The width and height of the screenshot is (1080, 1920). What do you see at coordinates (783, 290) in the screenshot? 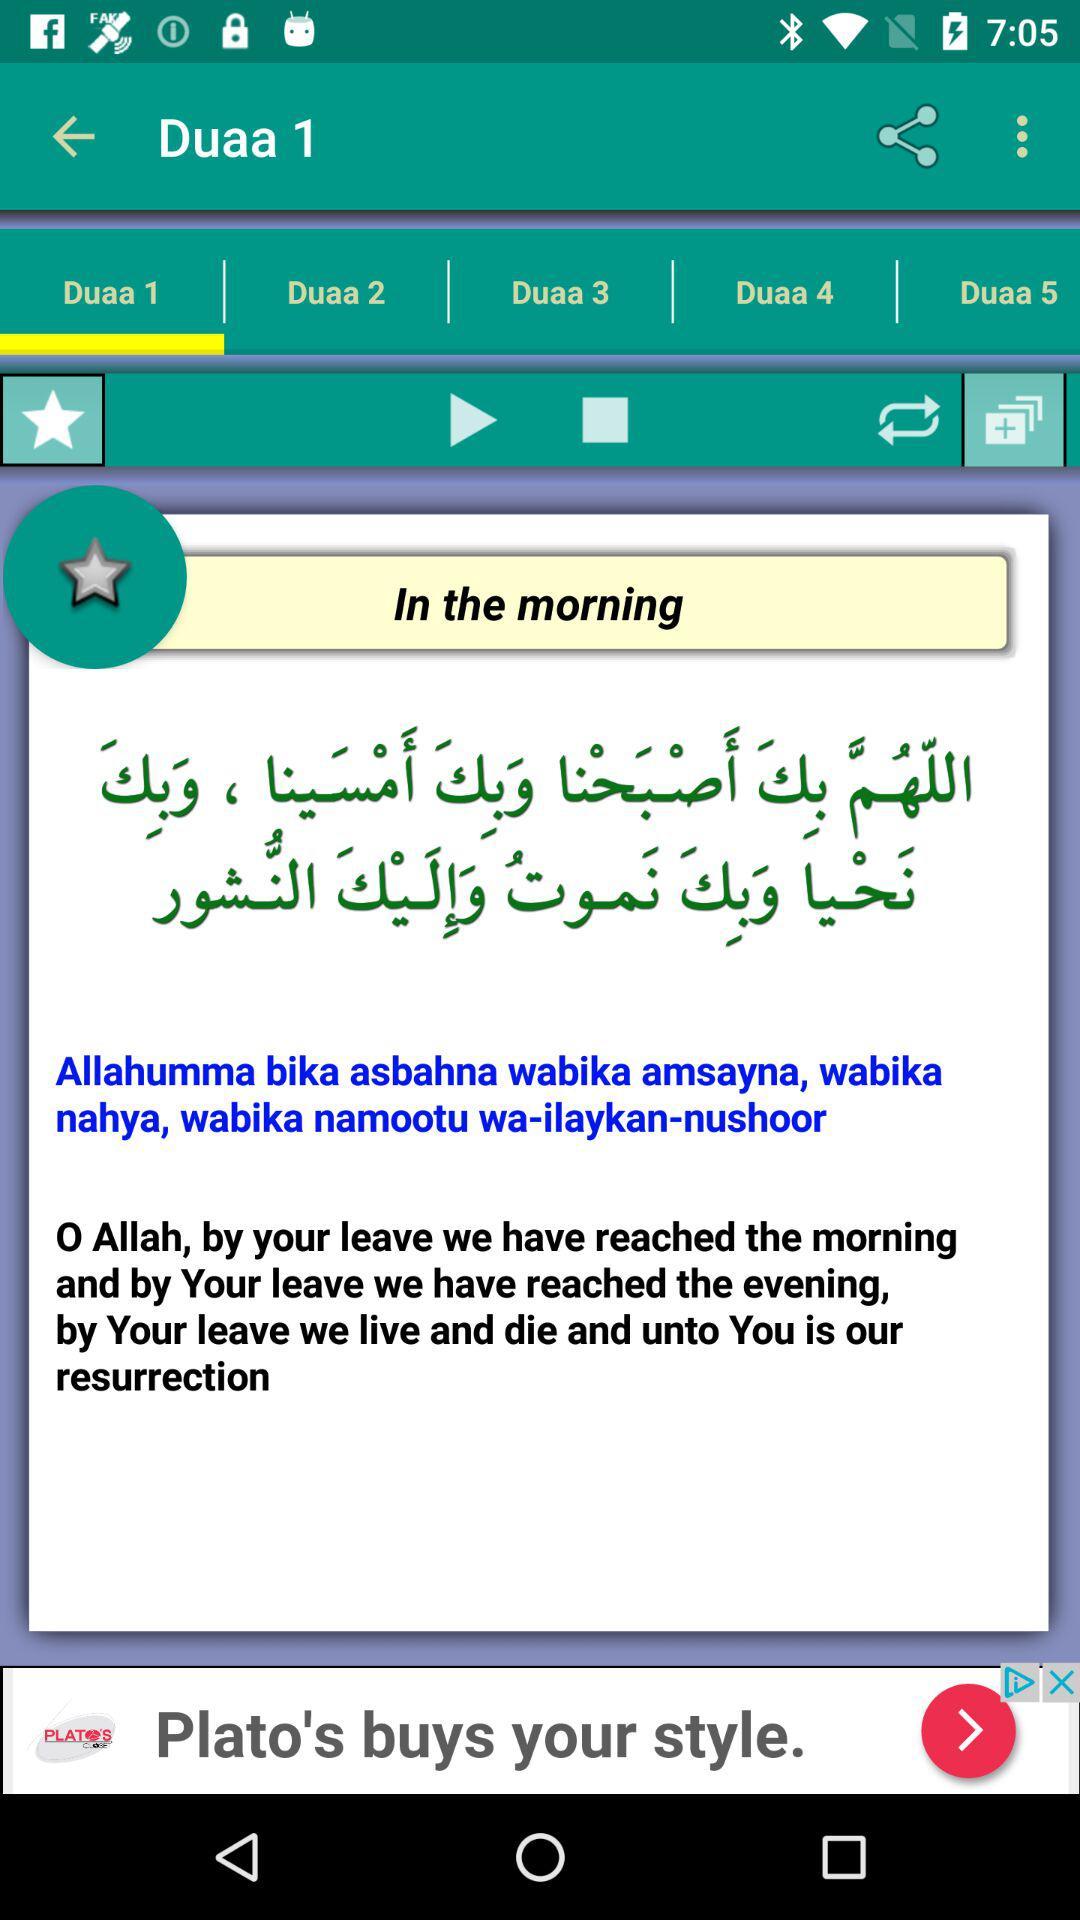
I see `duaa 4 item` at bounding box center [783, 290].